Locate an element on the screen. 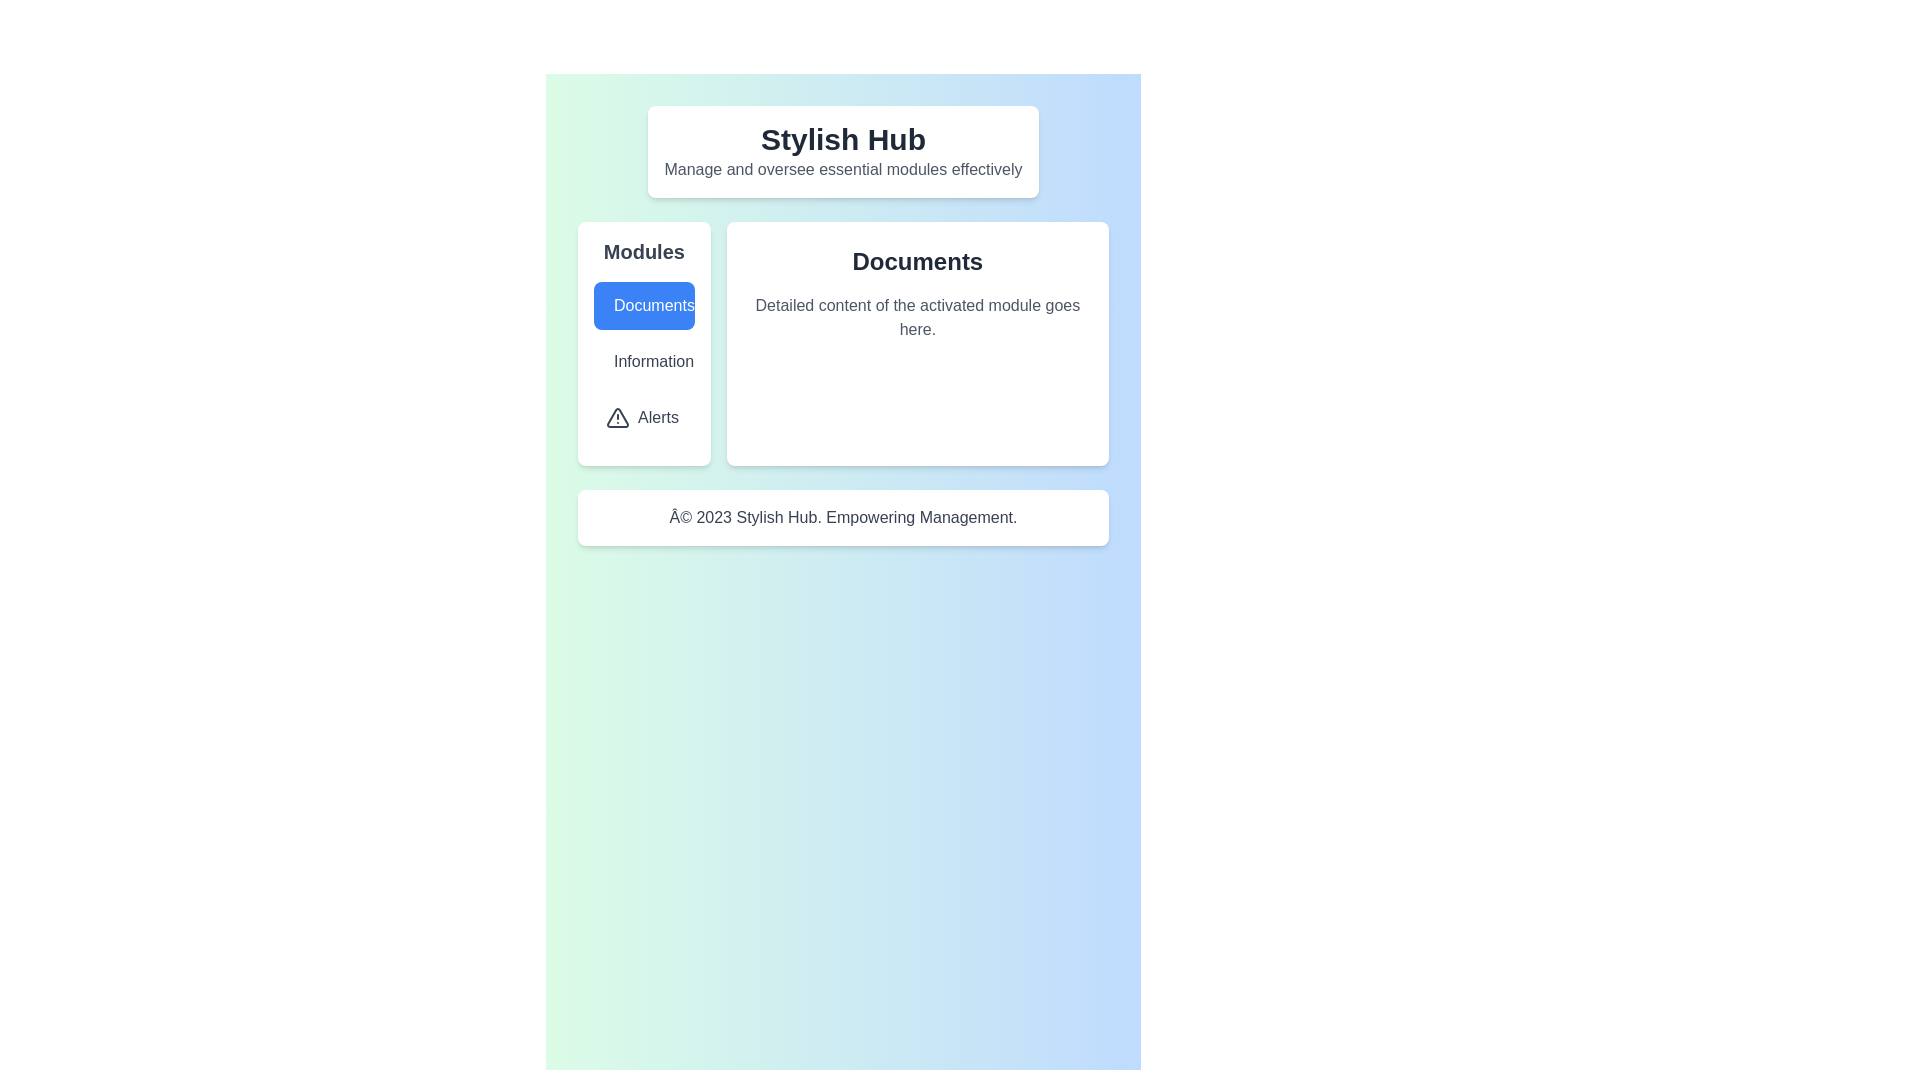 This screenshot has width=1920, height=1080. the 'Information' label located below the 'Documents' label in the 'Modules' section is located at coordinates (644, 362).